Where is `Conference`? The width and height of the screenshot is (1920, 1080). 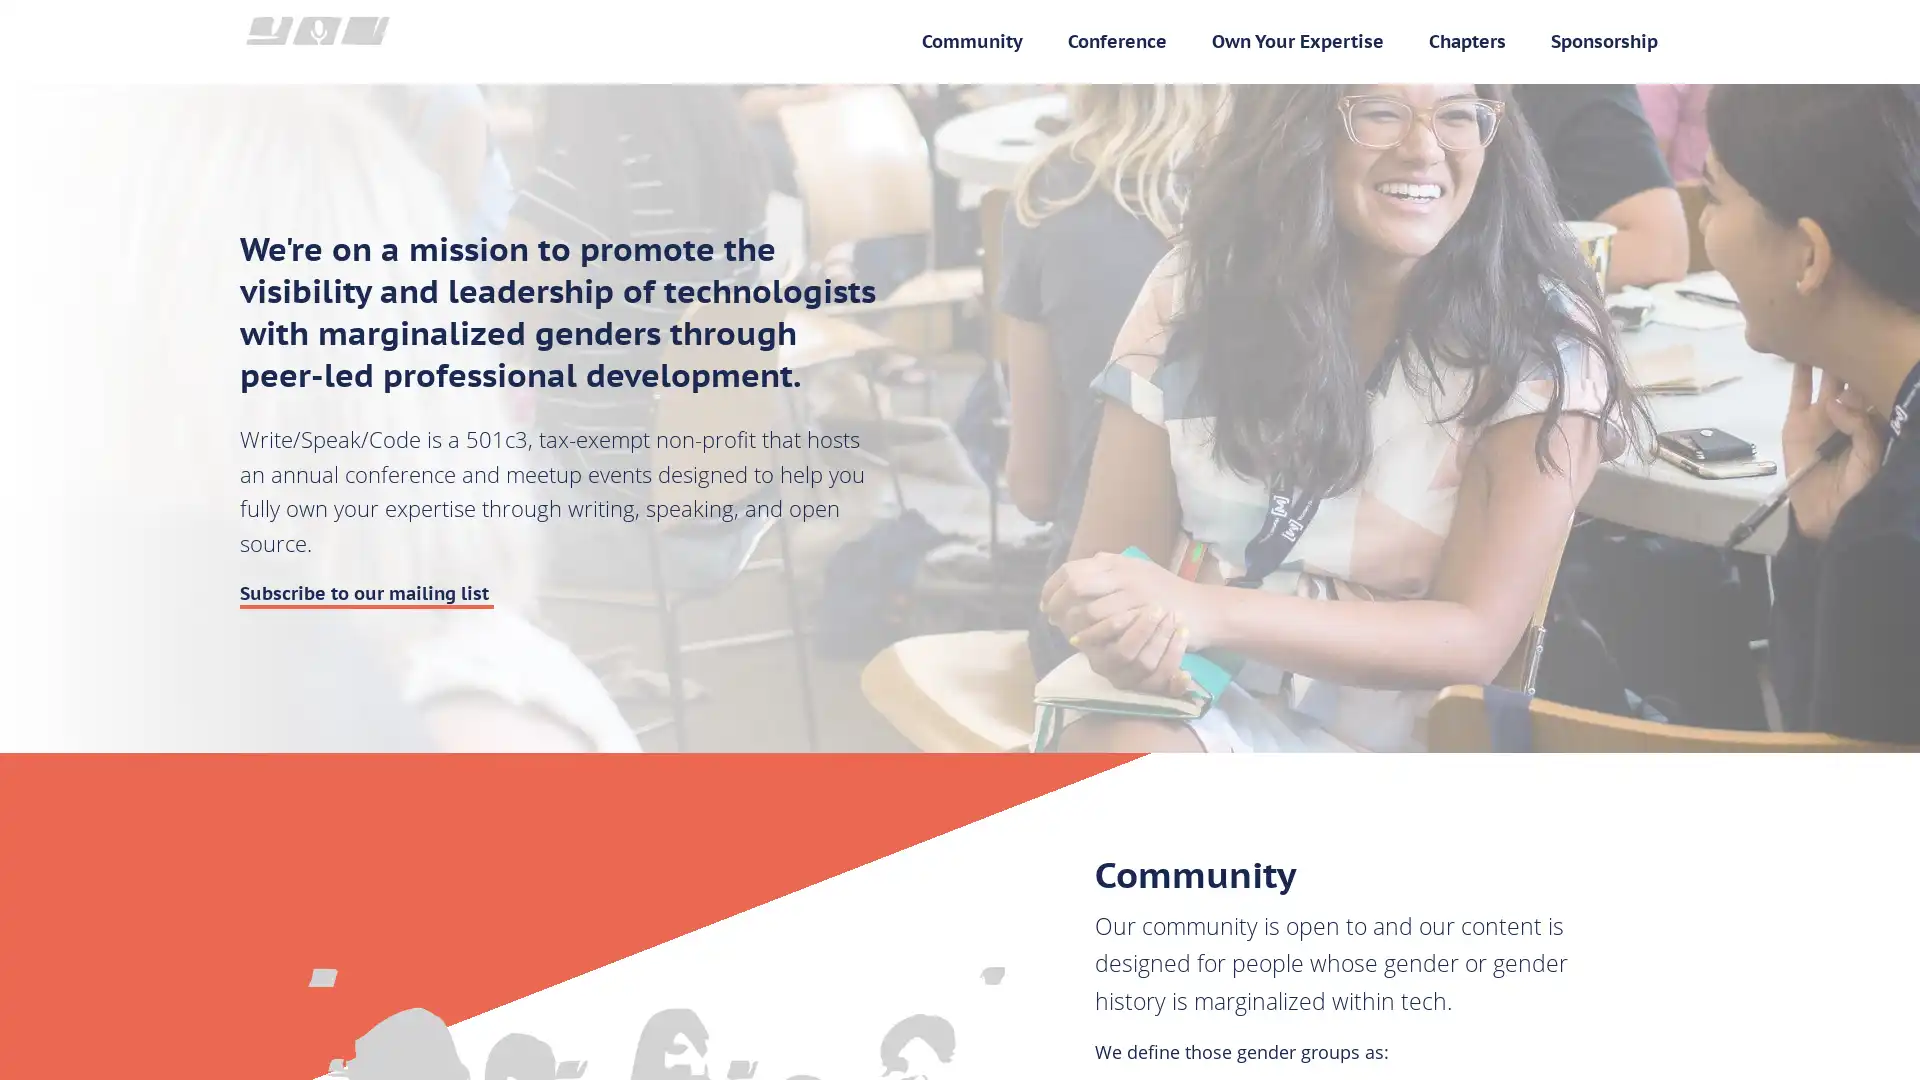
Conference is located at coordinates (1116, 41).